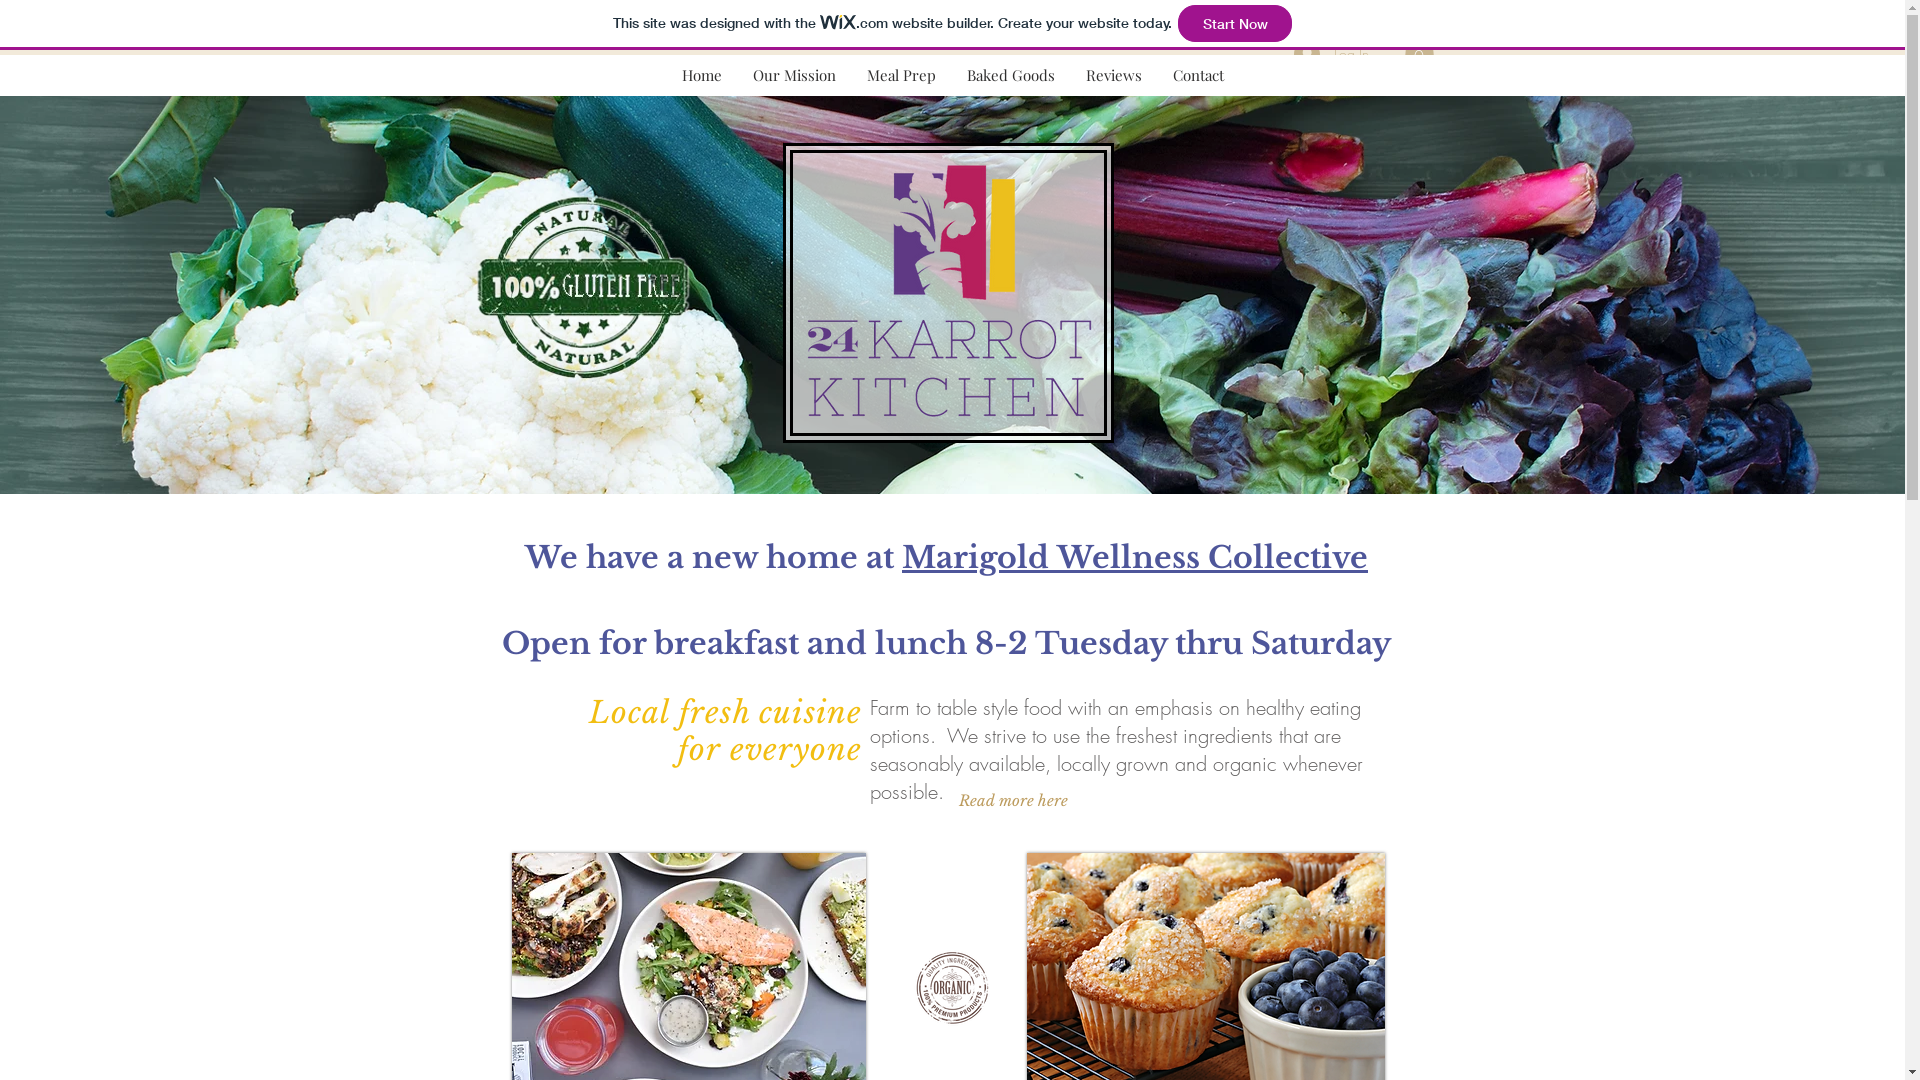 Image resolution: width=1920 pixels, height=1080 pixels. Describe the element at coordinates (1069, 74) in the screenshot. I see `'Reviews'` at that location.